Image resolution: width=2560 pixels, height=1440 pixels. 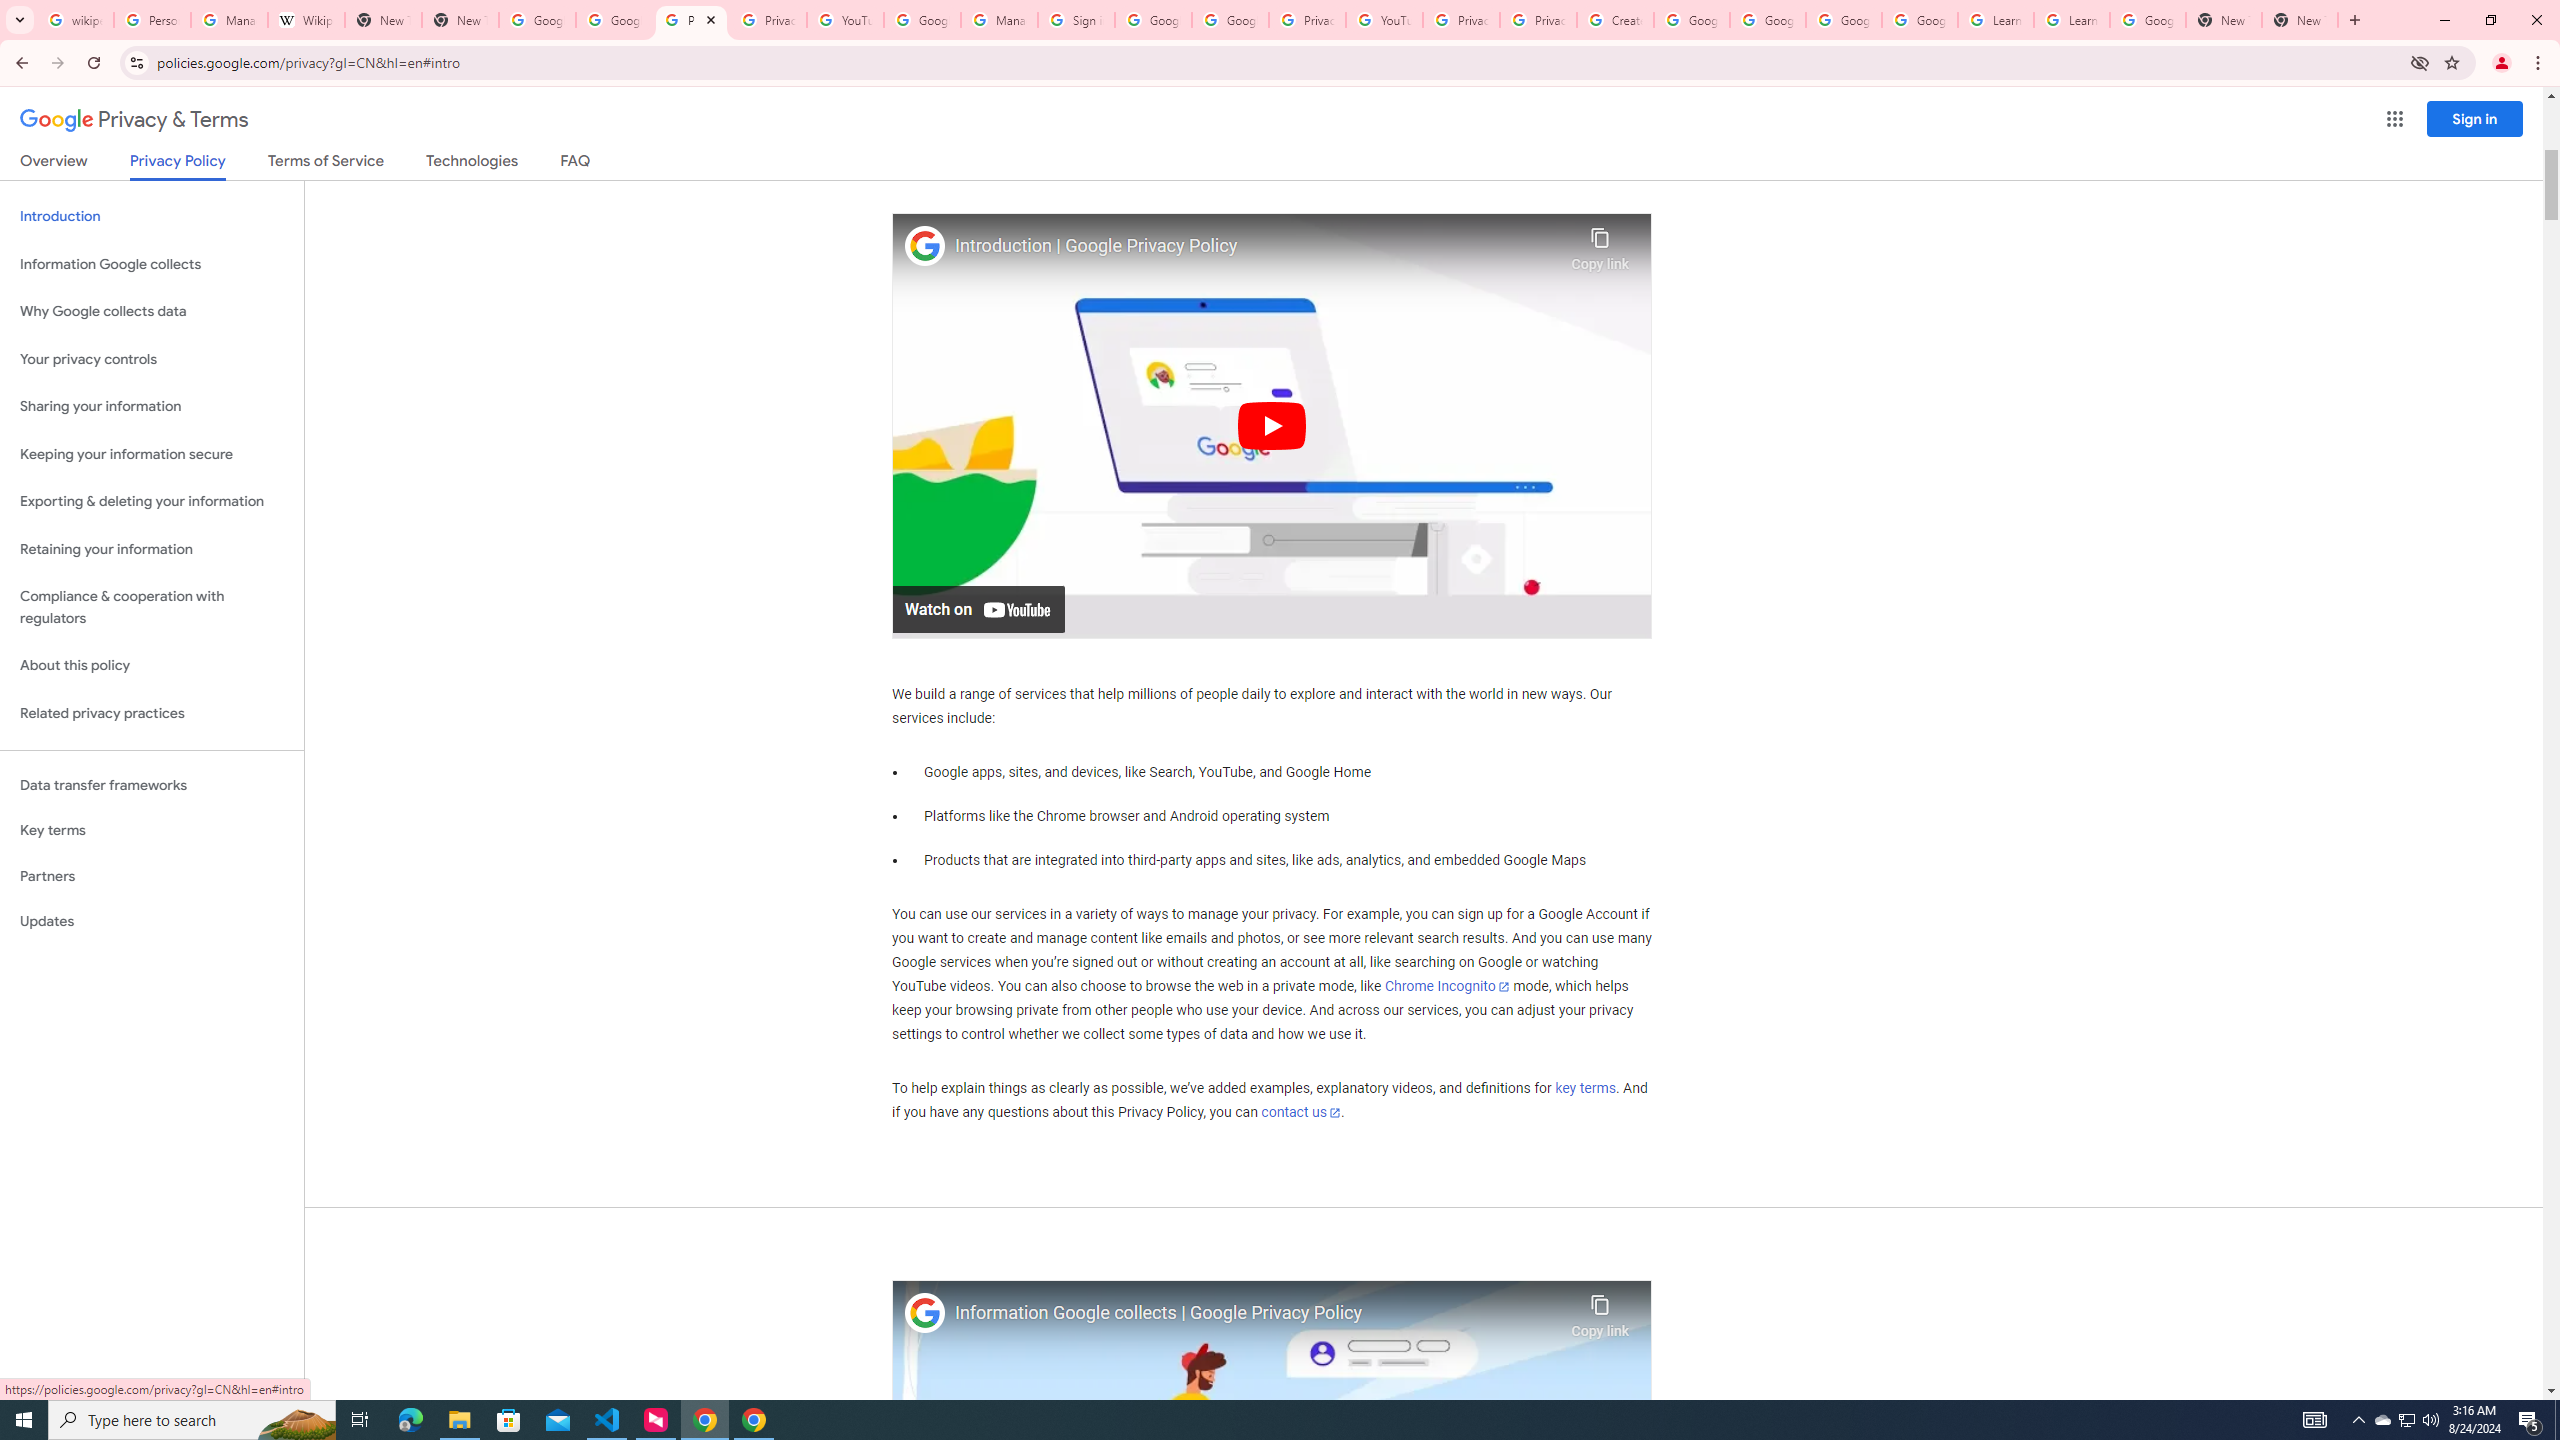 I want to click on 'Create your Google Account', so click(x=1614, y=19).